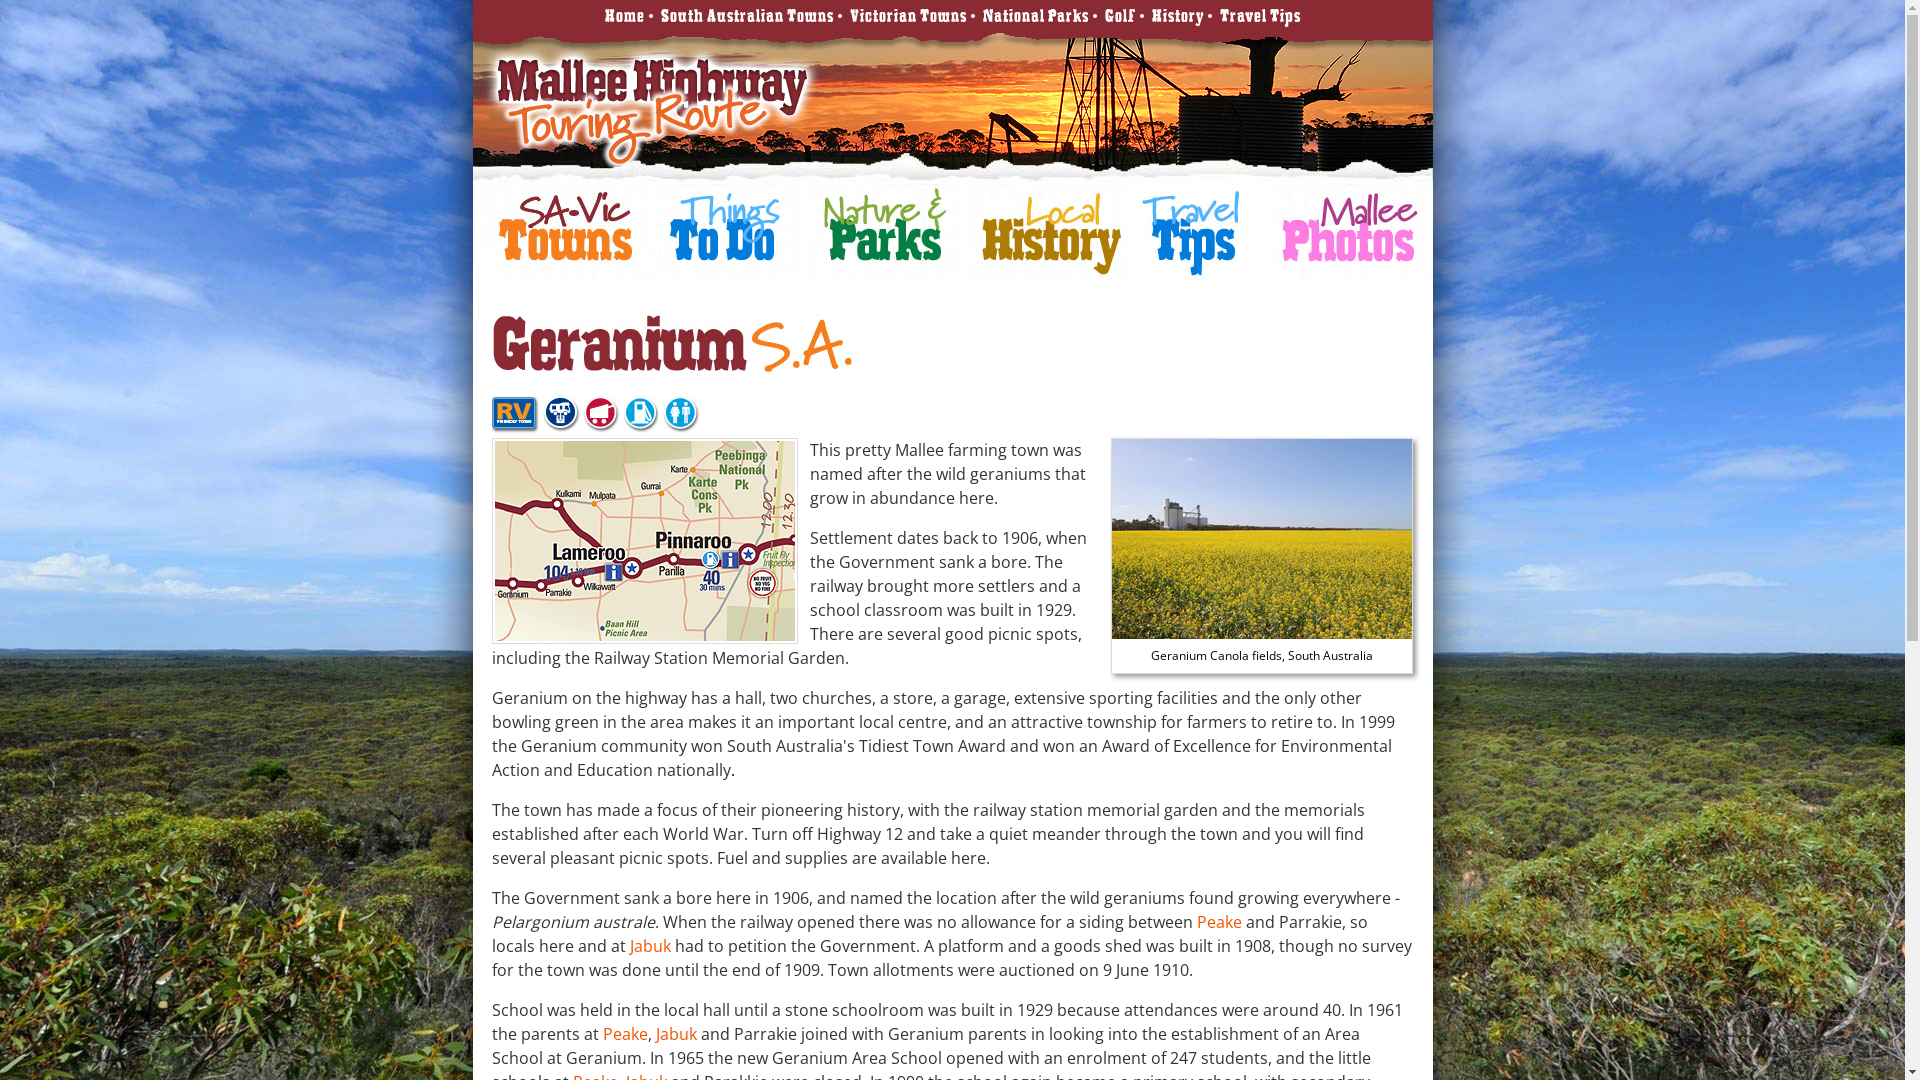  What do you see at coordinates (1035, 15) in the screenshot?
I see `'National Parks'` at bounding box center [1035, 15].